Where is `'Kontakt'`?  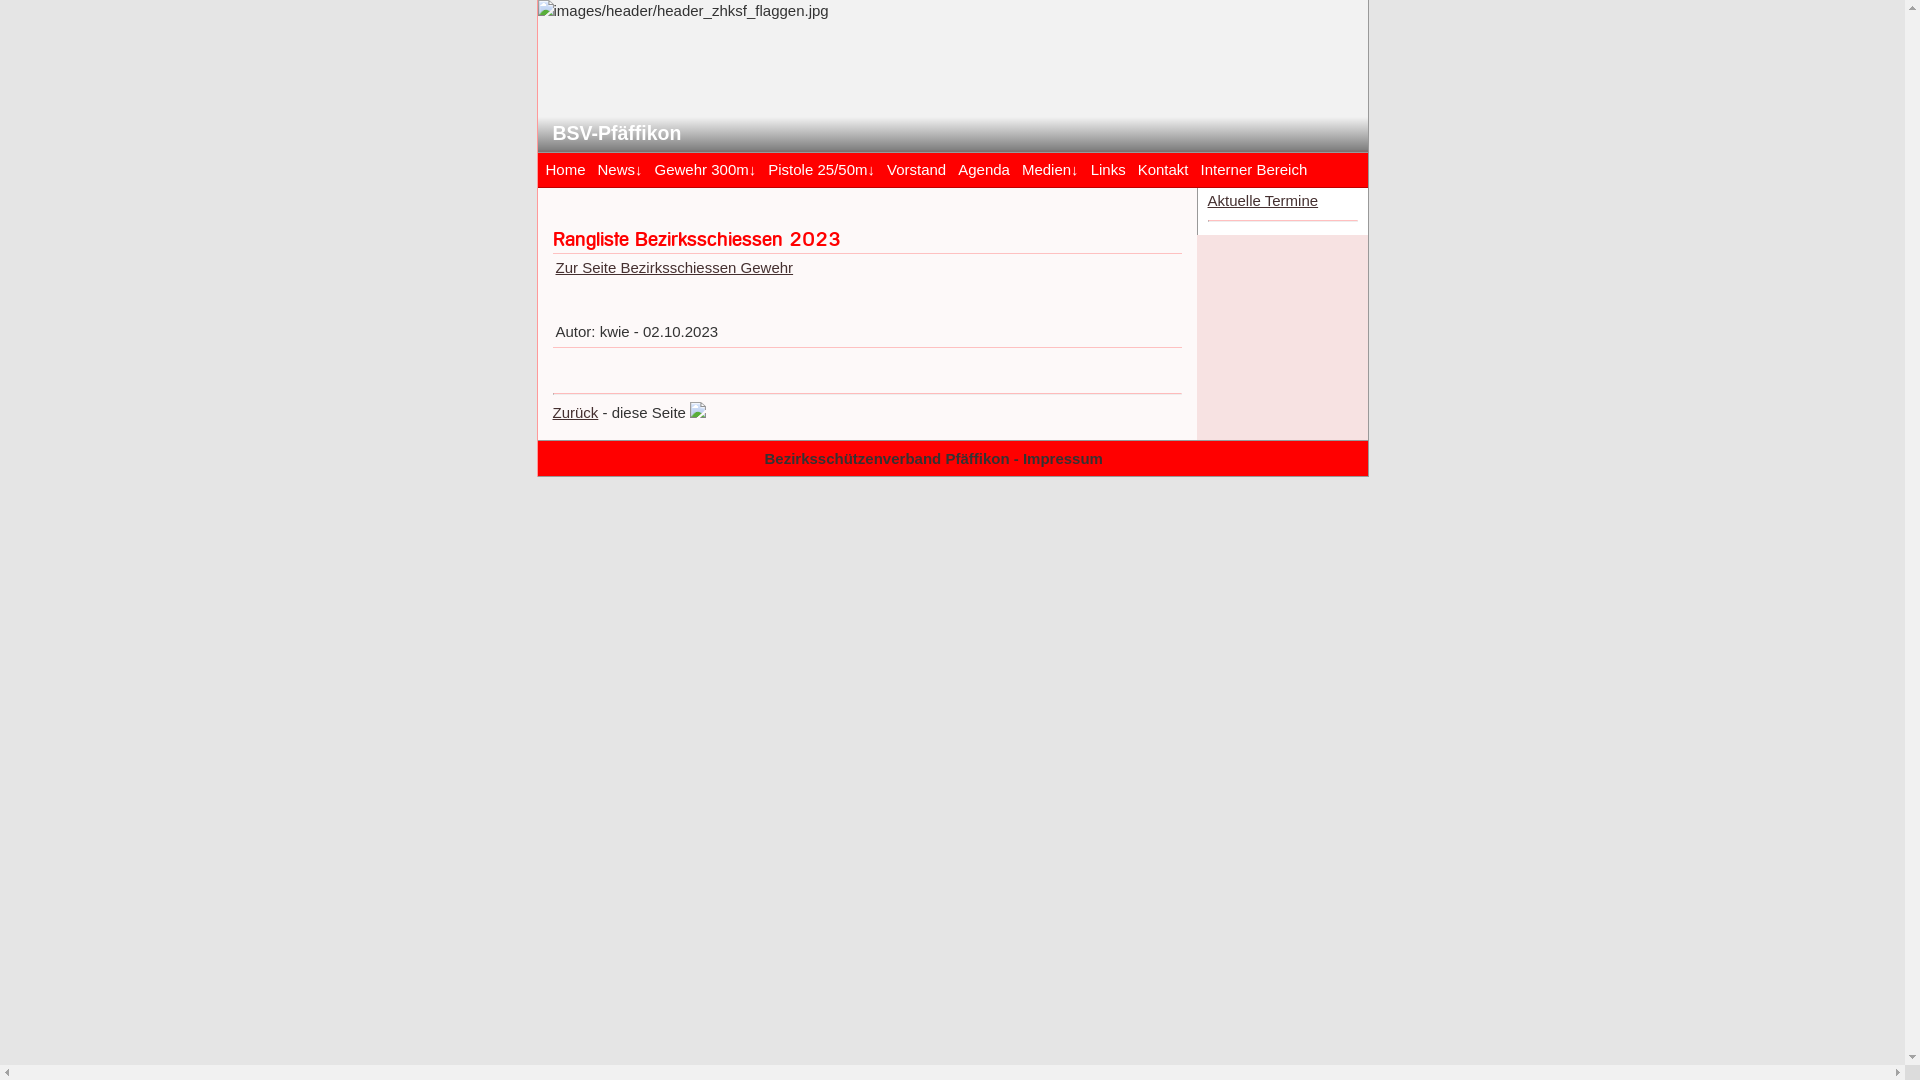 'Kontakt' is located at coordinates (1163, 167).